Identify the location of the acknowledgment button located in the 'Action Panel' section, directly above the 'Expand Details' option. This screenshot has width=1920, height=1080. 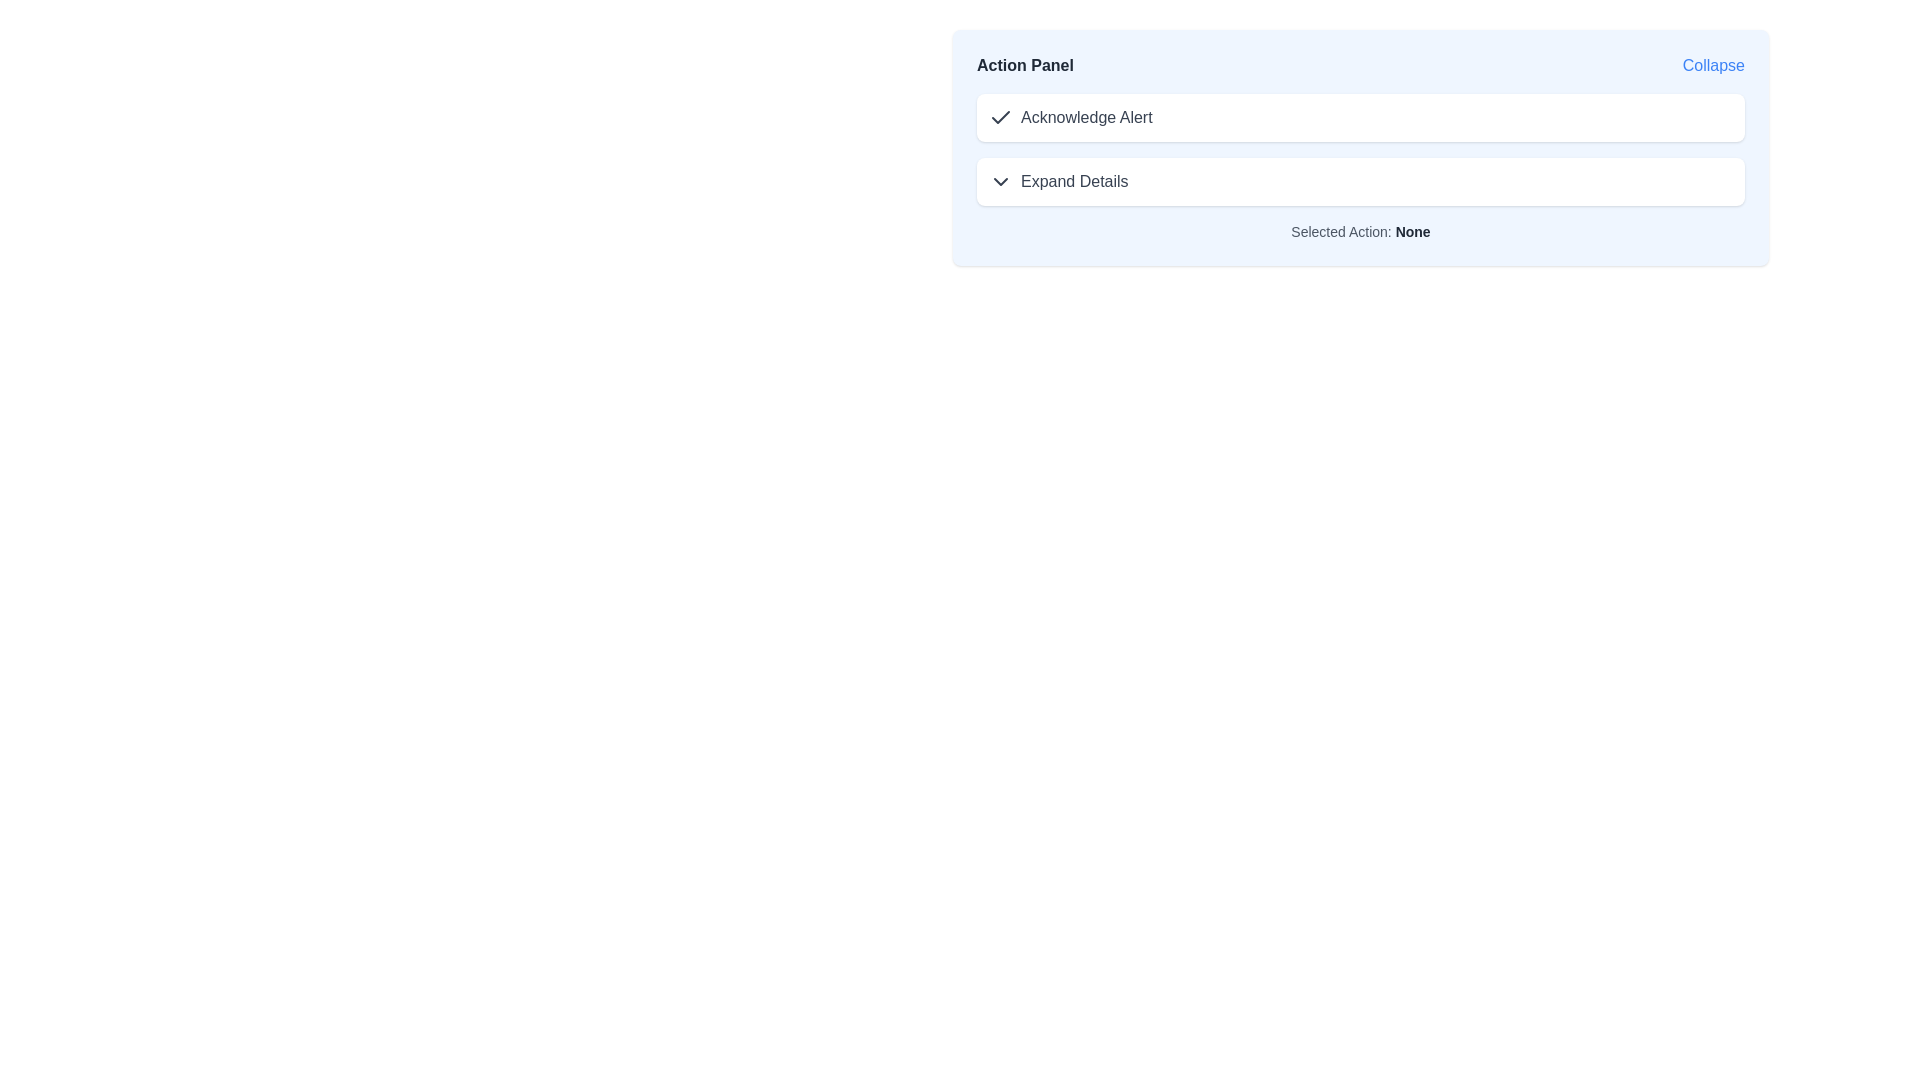
(1069, 118).